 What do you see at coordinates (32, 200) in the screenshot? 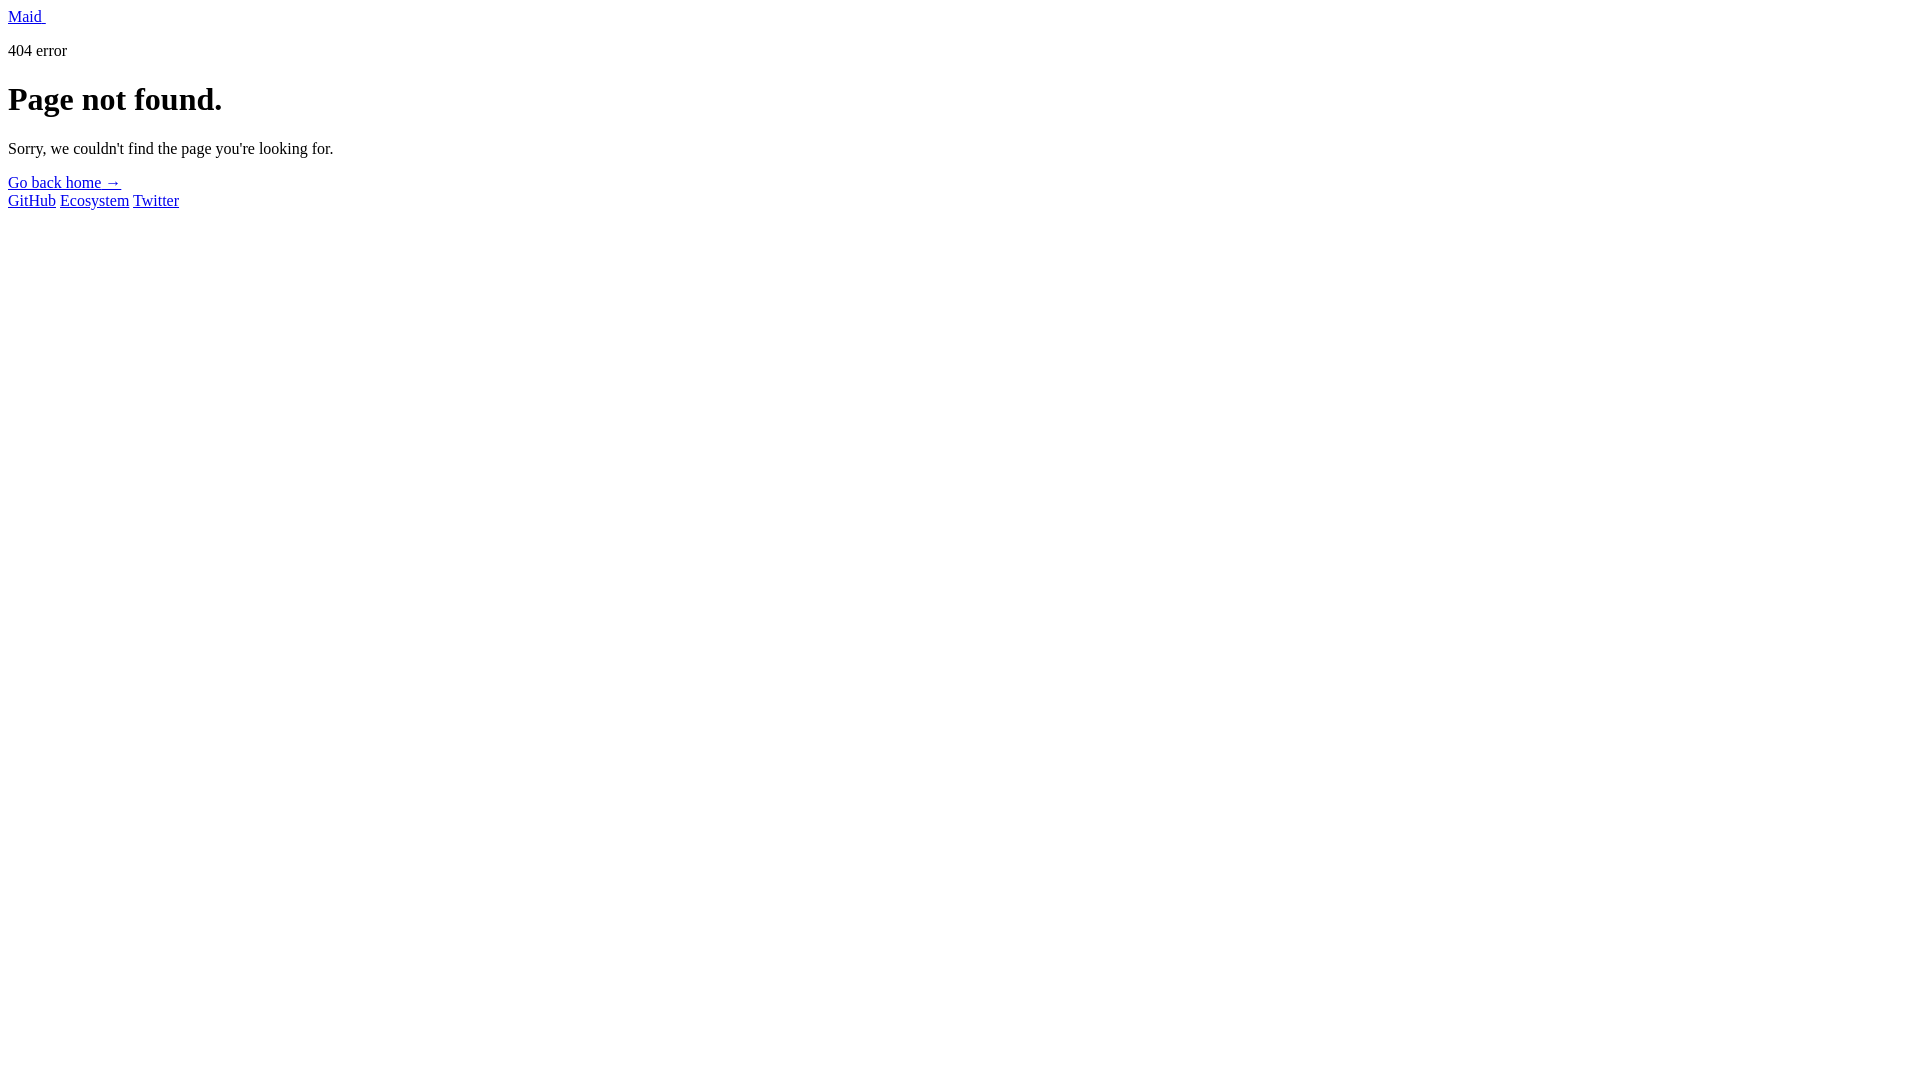
I see `'GitHub'` at bounding box center [32, 200].